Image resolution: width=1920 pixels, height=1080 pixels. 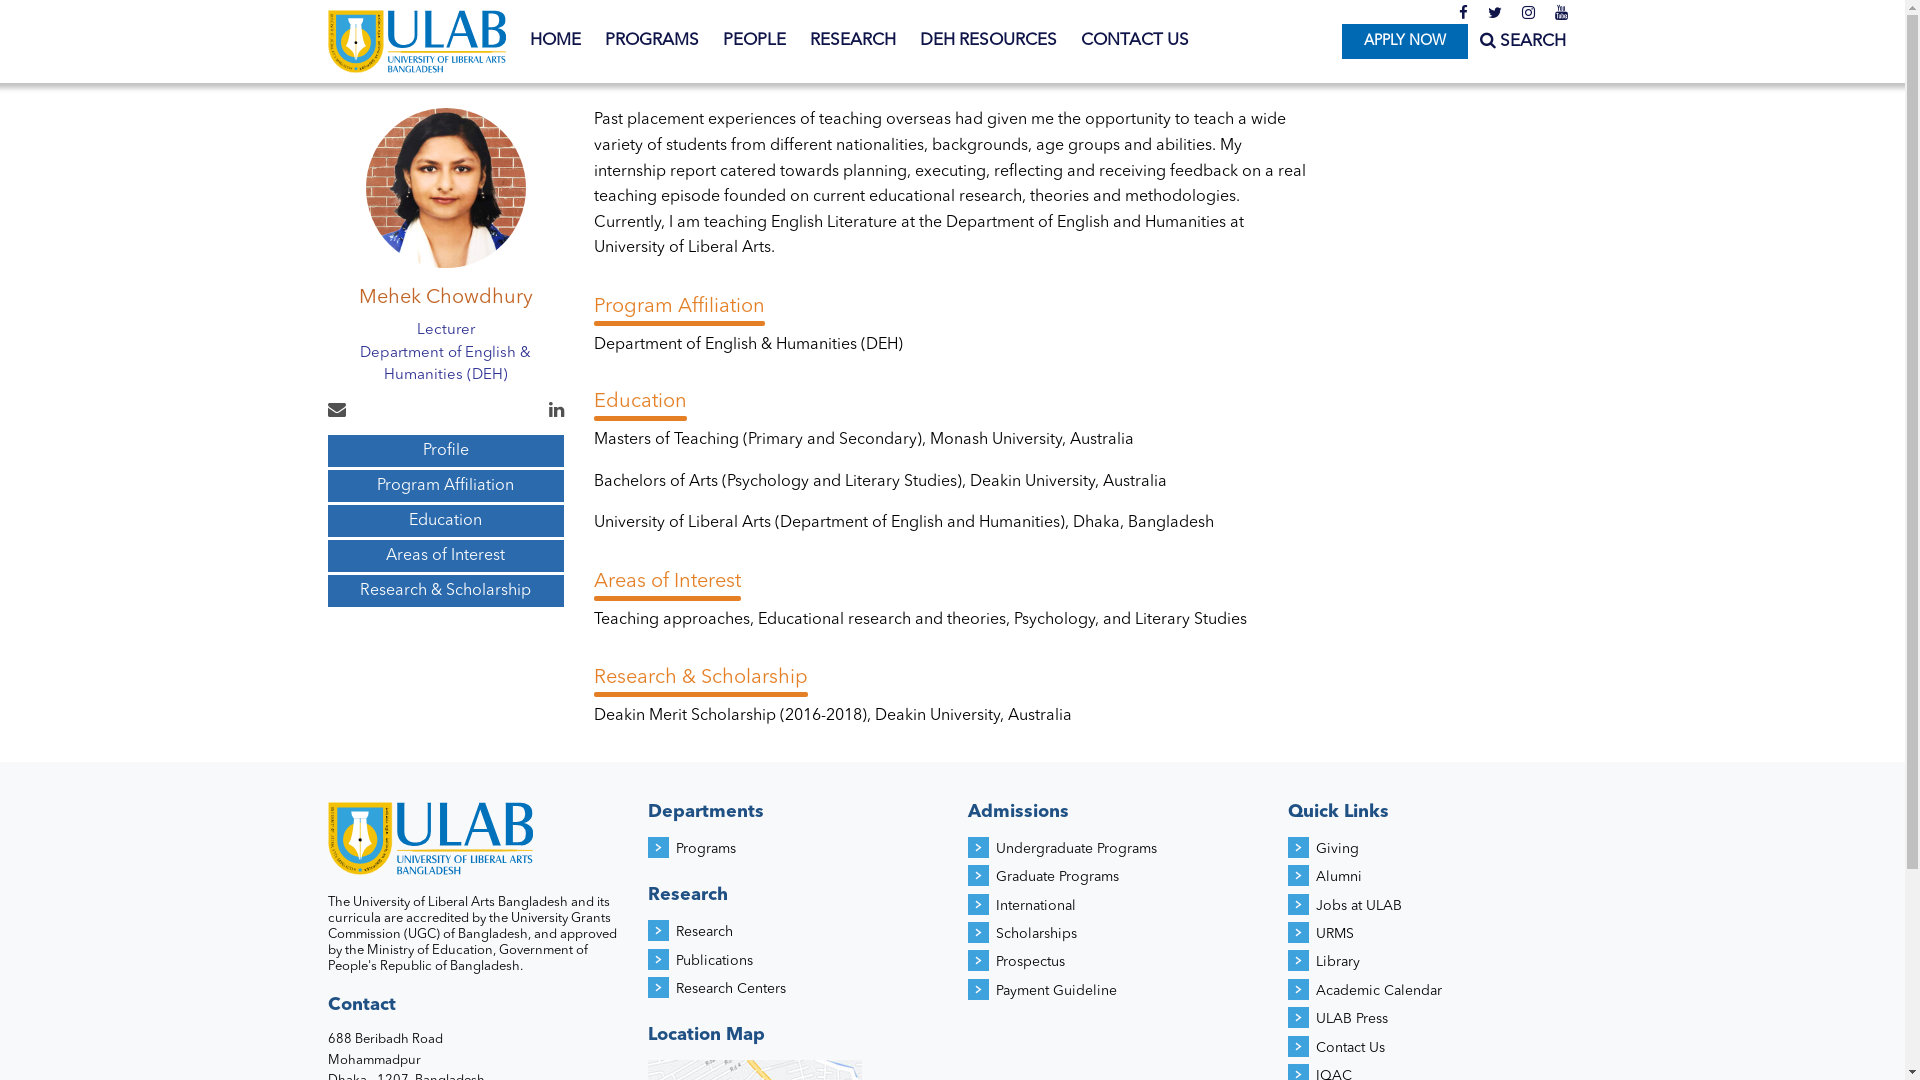 What do you see at coordinates (1056, 875) in the screenshot?
I see `'Graduate Programs'` at bounding box center [1056, 875].